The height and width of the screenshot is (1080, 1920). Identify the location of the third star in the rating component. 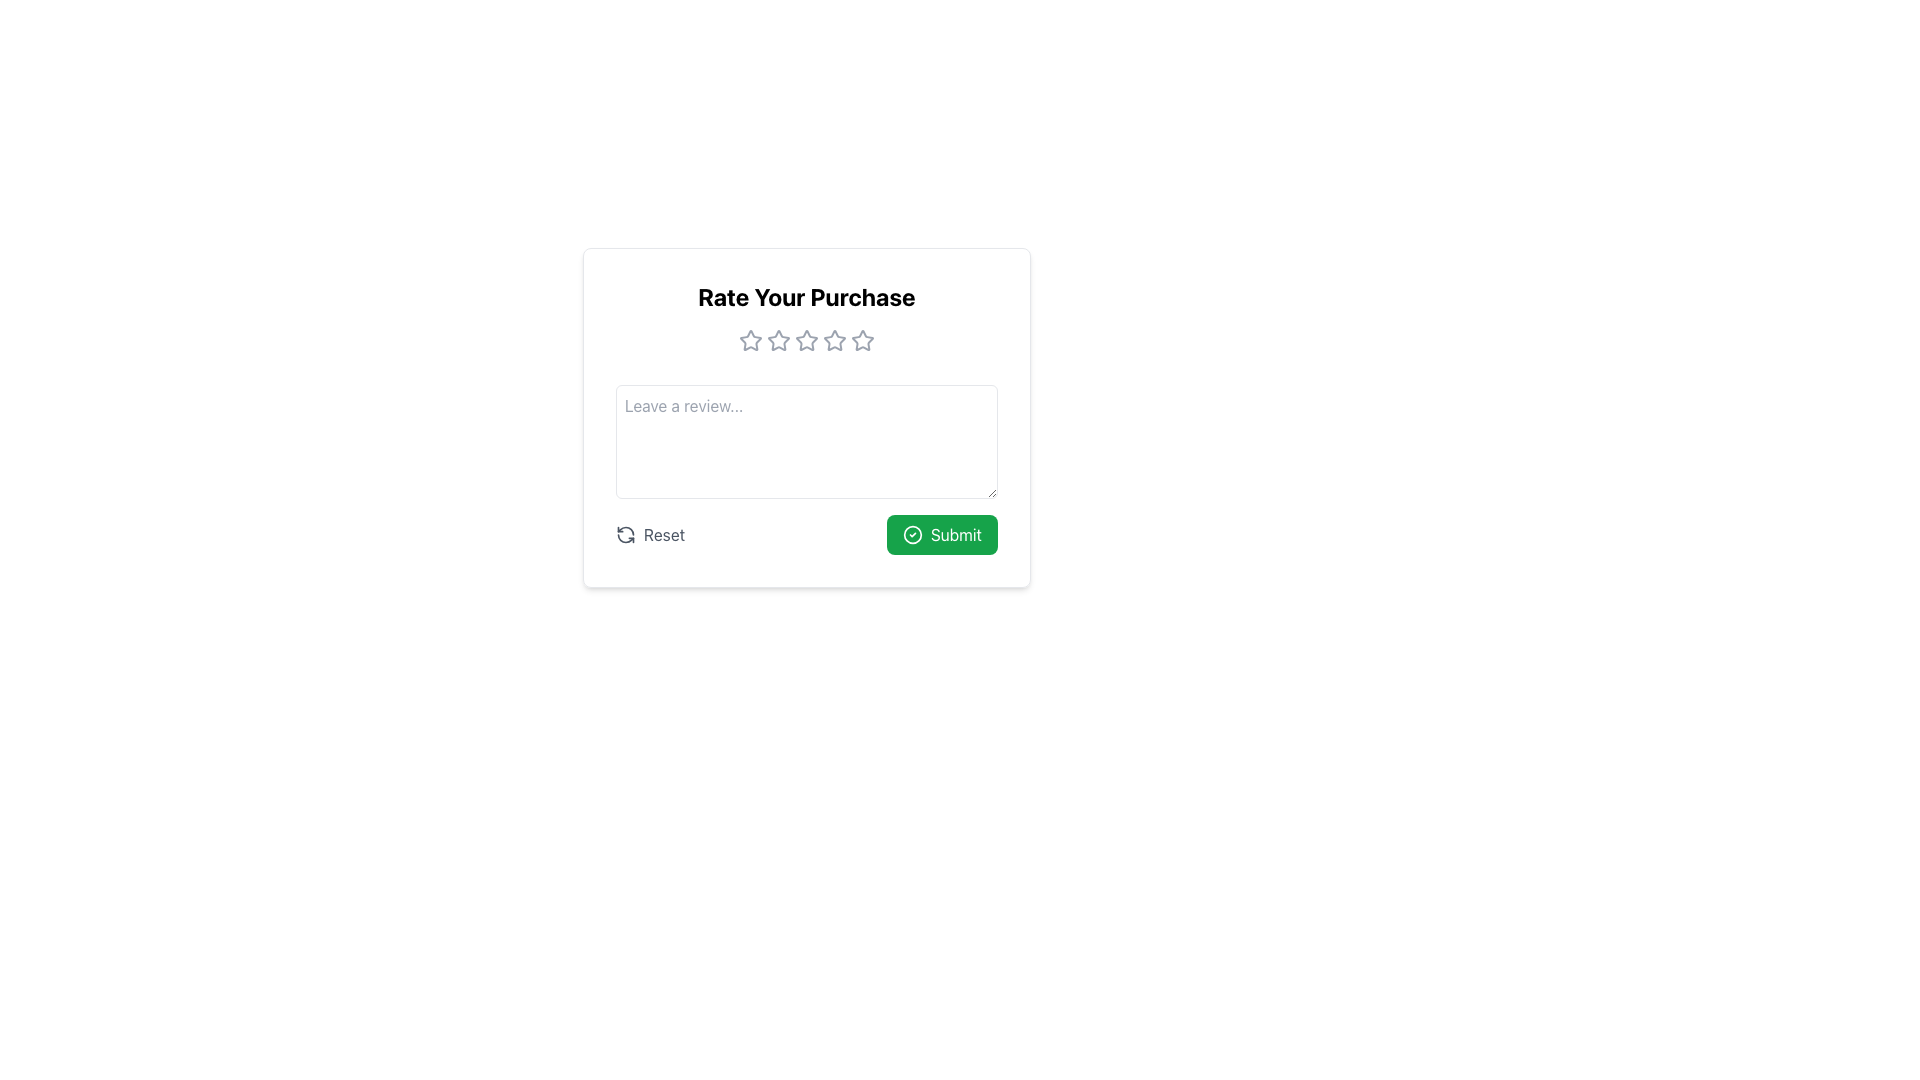
(835, 339).